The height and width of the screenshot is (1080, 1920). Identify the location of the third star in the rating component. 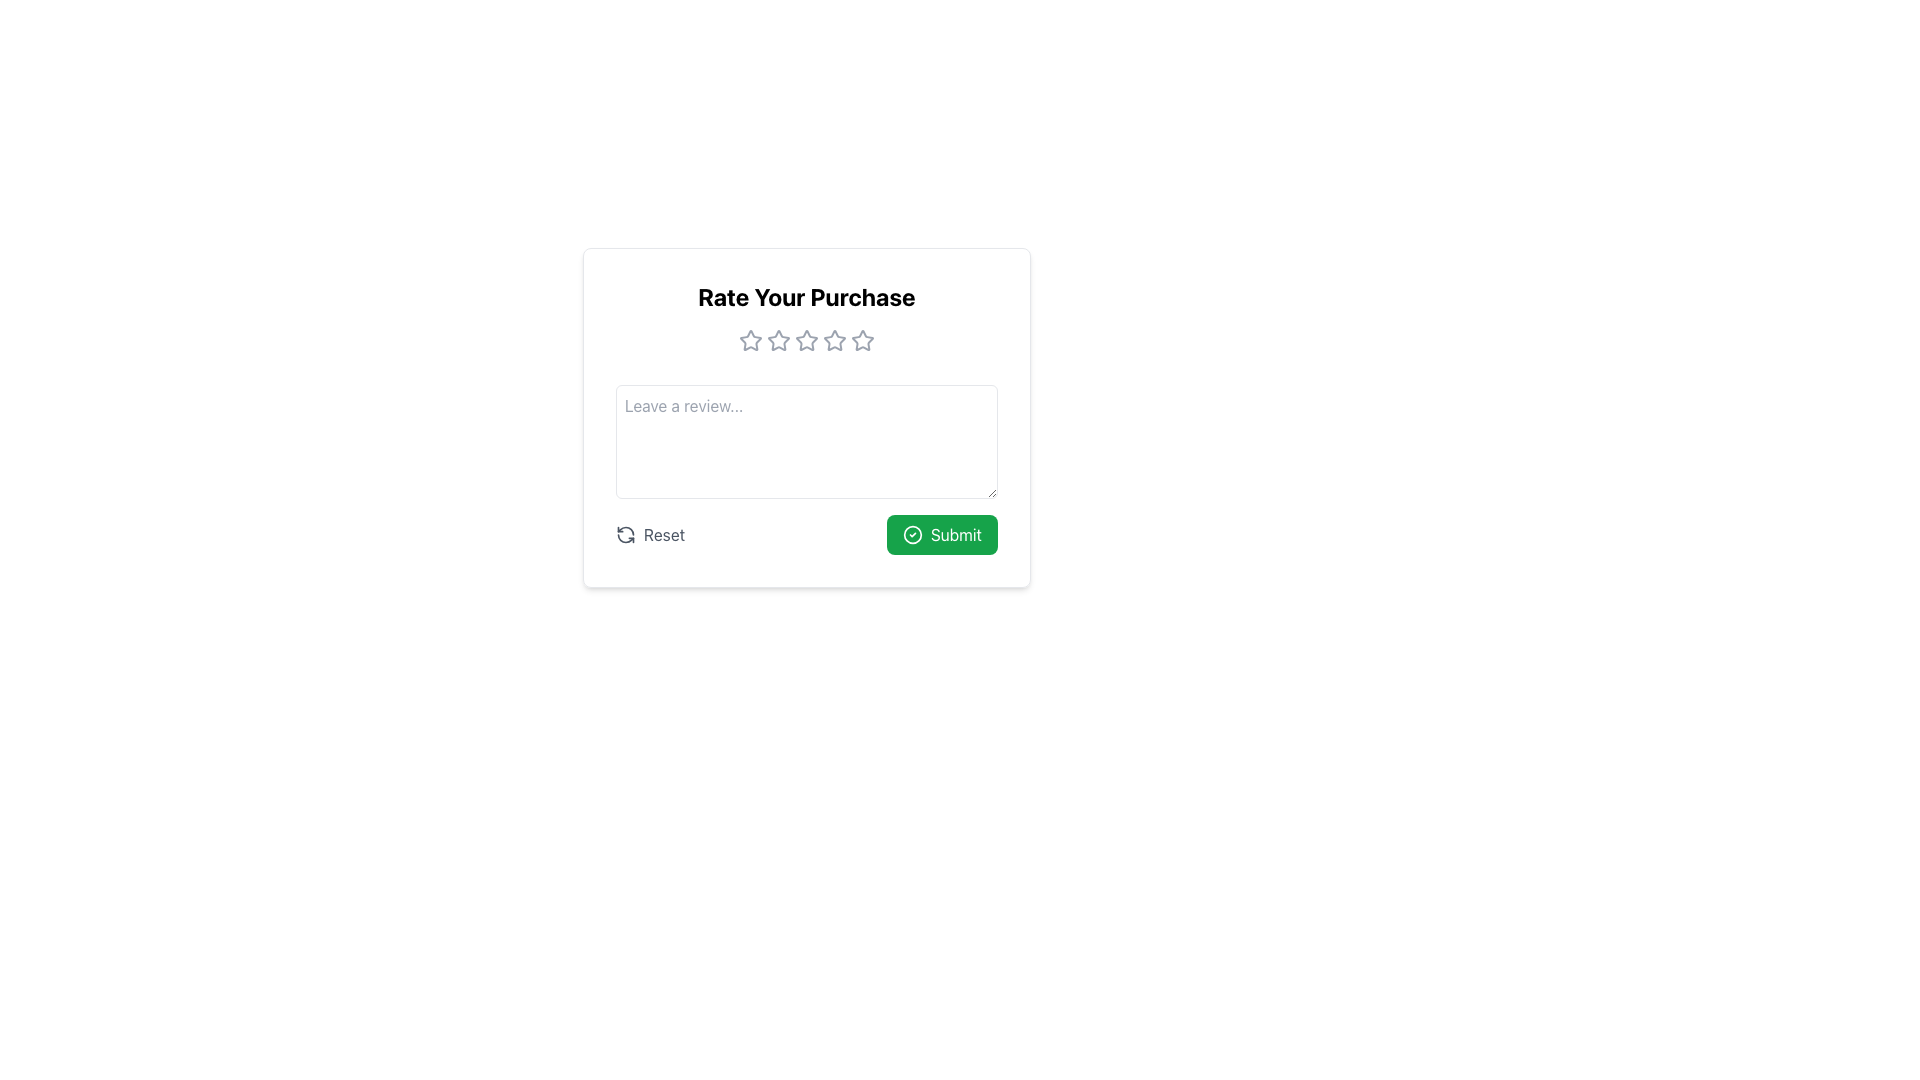
(835, 339).